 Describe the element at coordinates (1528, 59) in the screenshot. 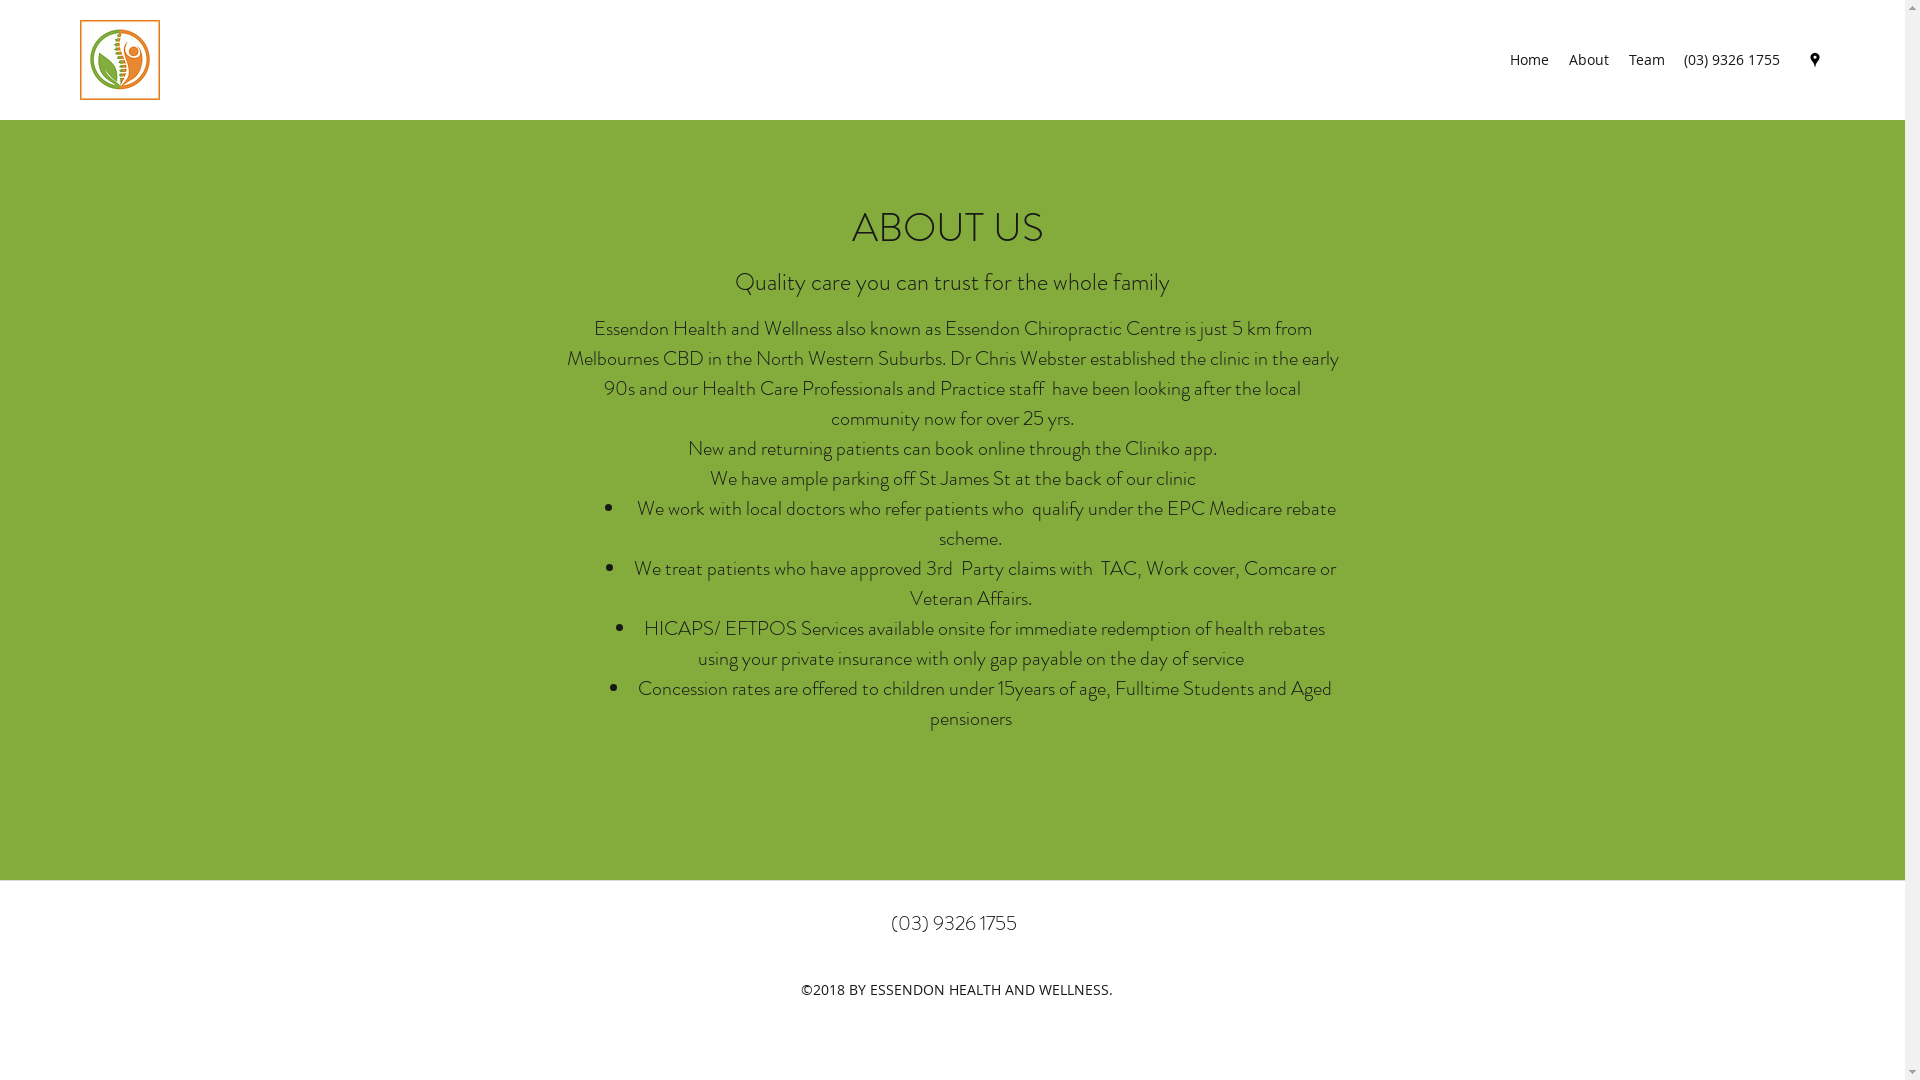

I see `'Home'` at that location.